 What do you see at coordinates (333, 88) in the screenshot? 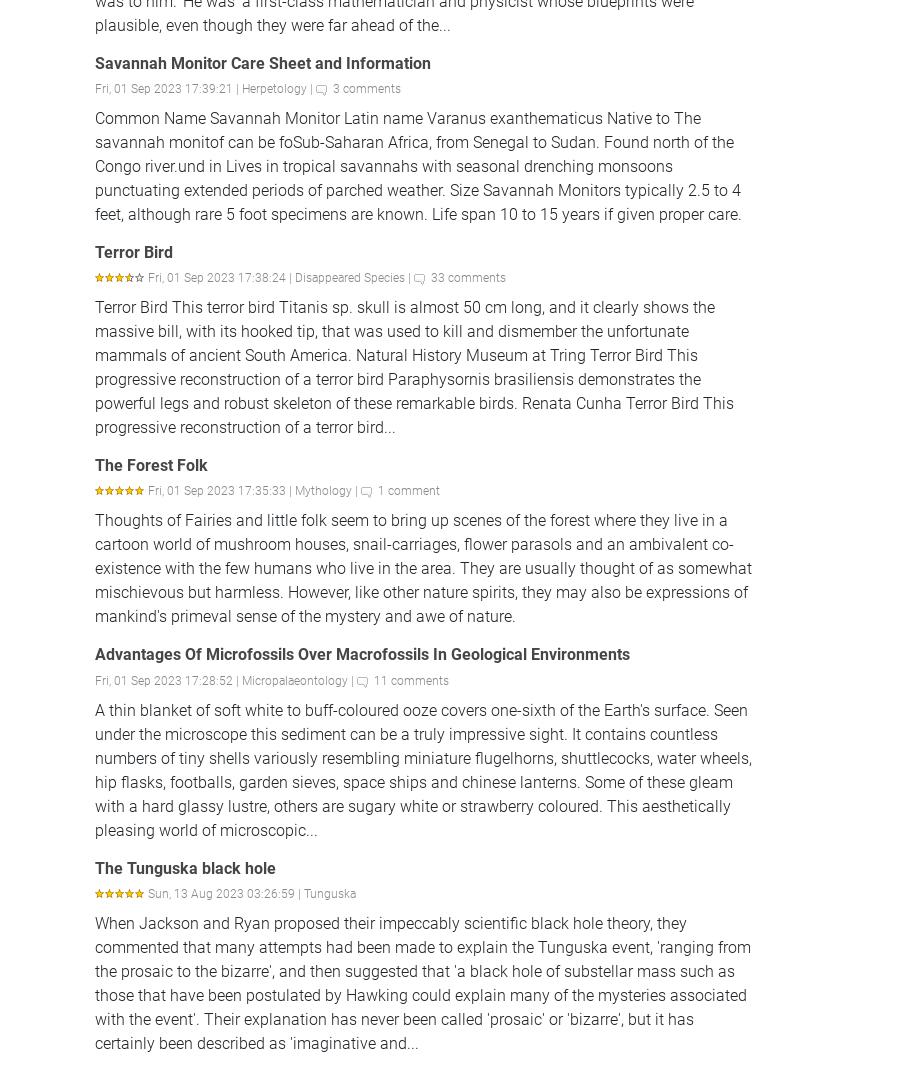
I see `'3 comments'` at bounding box center [333, 88].